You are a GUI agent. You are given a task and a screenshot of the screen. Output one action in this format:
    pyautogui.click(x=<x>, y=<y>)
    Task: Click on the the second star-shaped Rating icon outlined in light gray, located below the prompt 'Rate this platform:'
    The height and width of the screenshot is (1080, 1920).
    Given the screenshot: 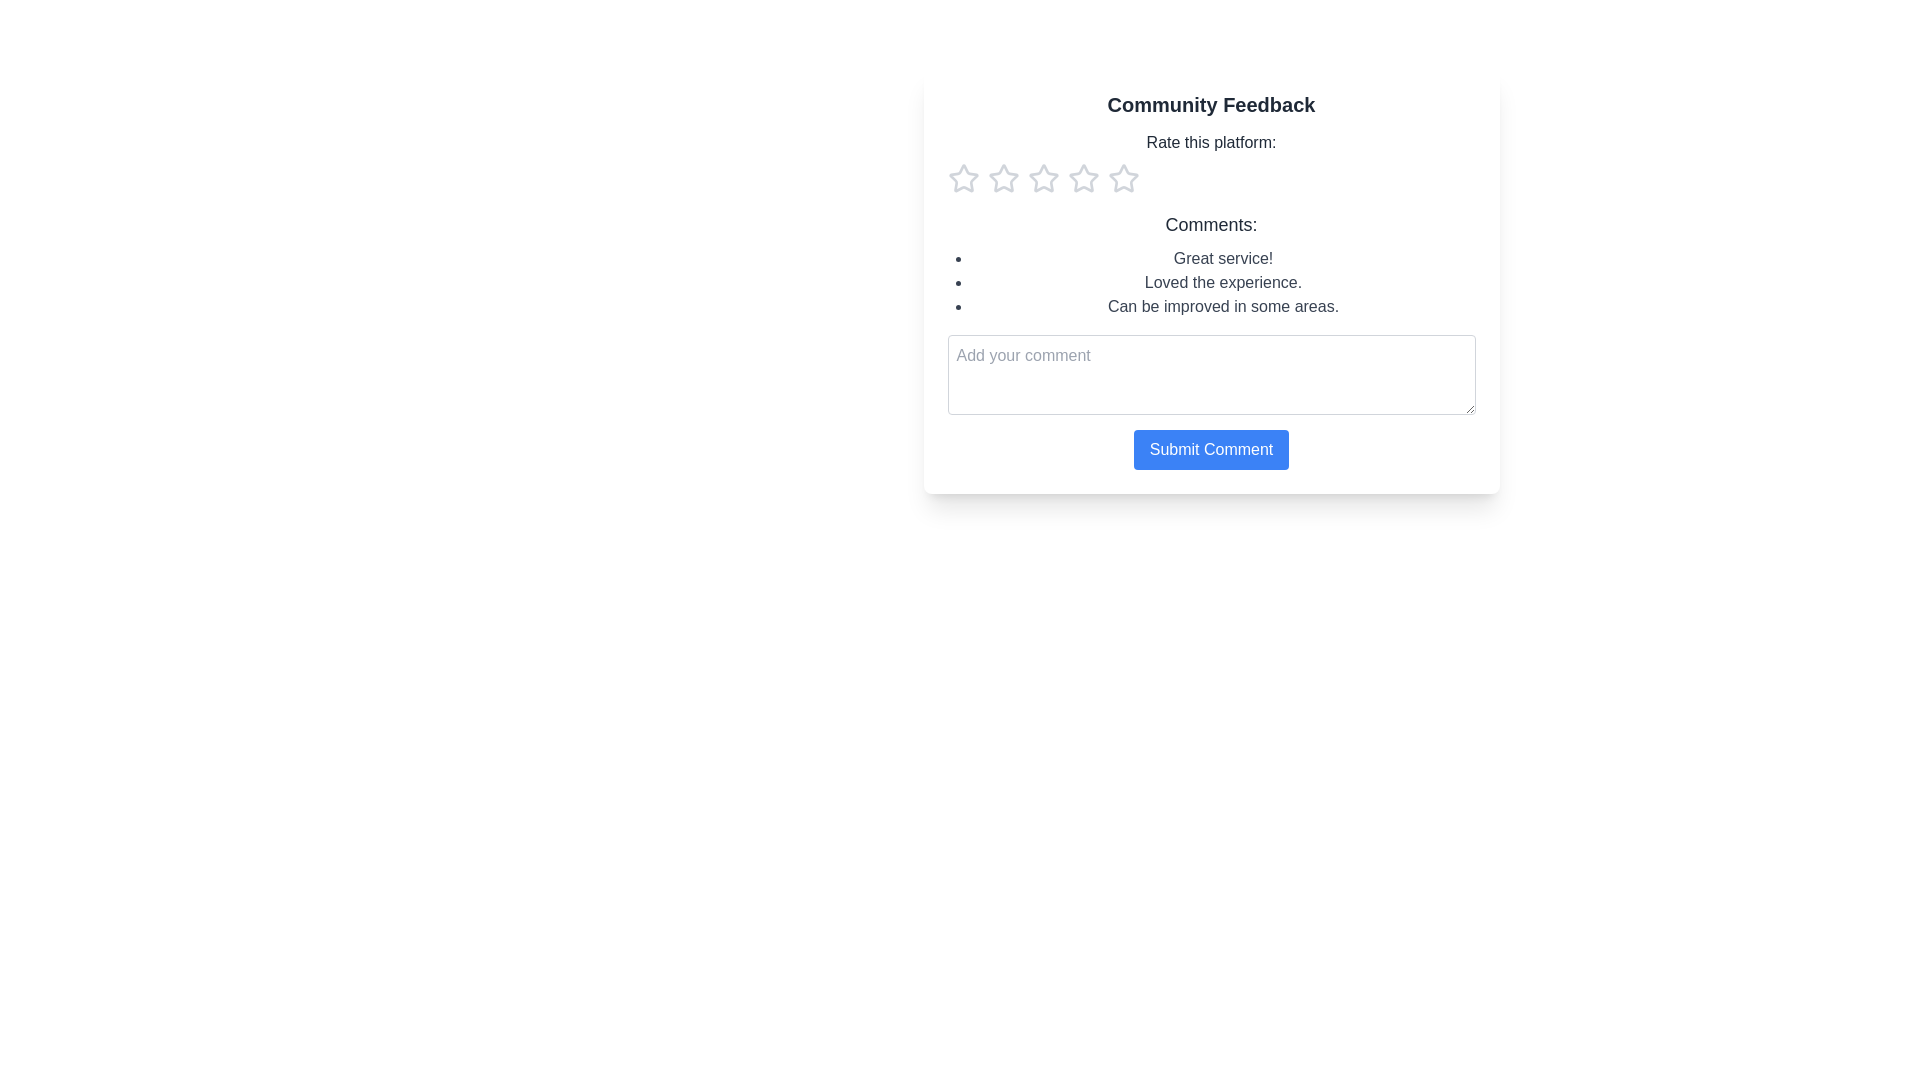 What is the action you would take?
    pyautogui.click(x=1003, y=177)
    